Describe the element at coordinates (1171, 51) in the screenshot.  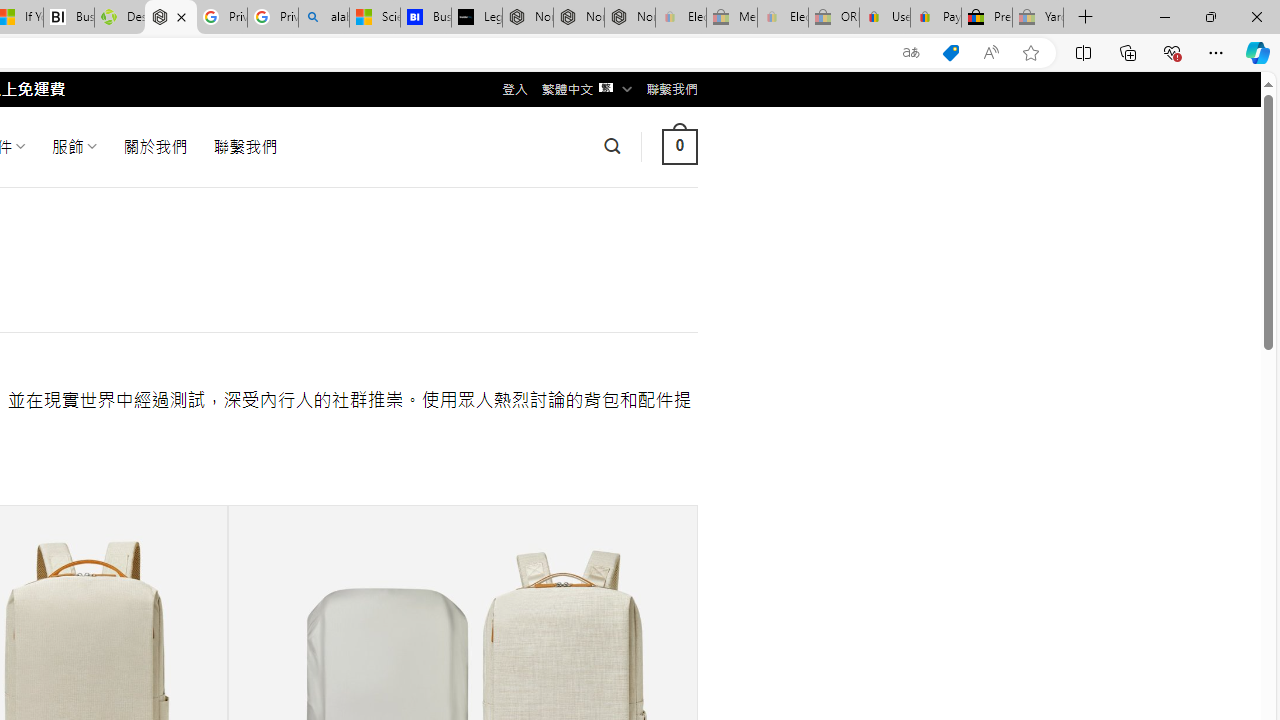
I see `'Browser essentials'` at that location.